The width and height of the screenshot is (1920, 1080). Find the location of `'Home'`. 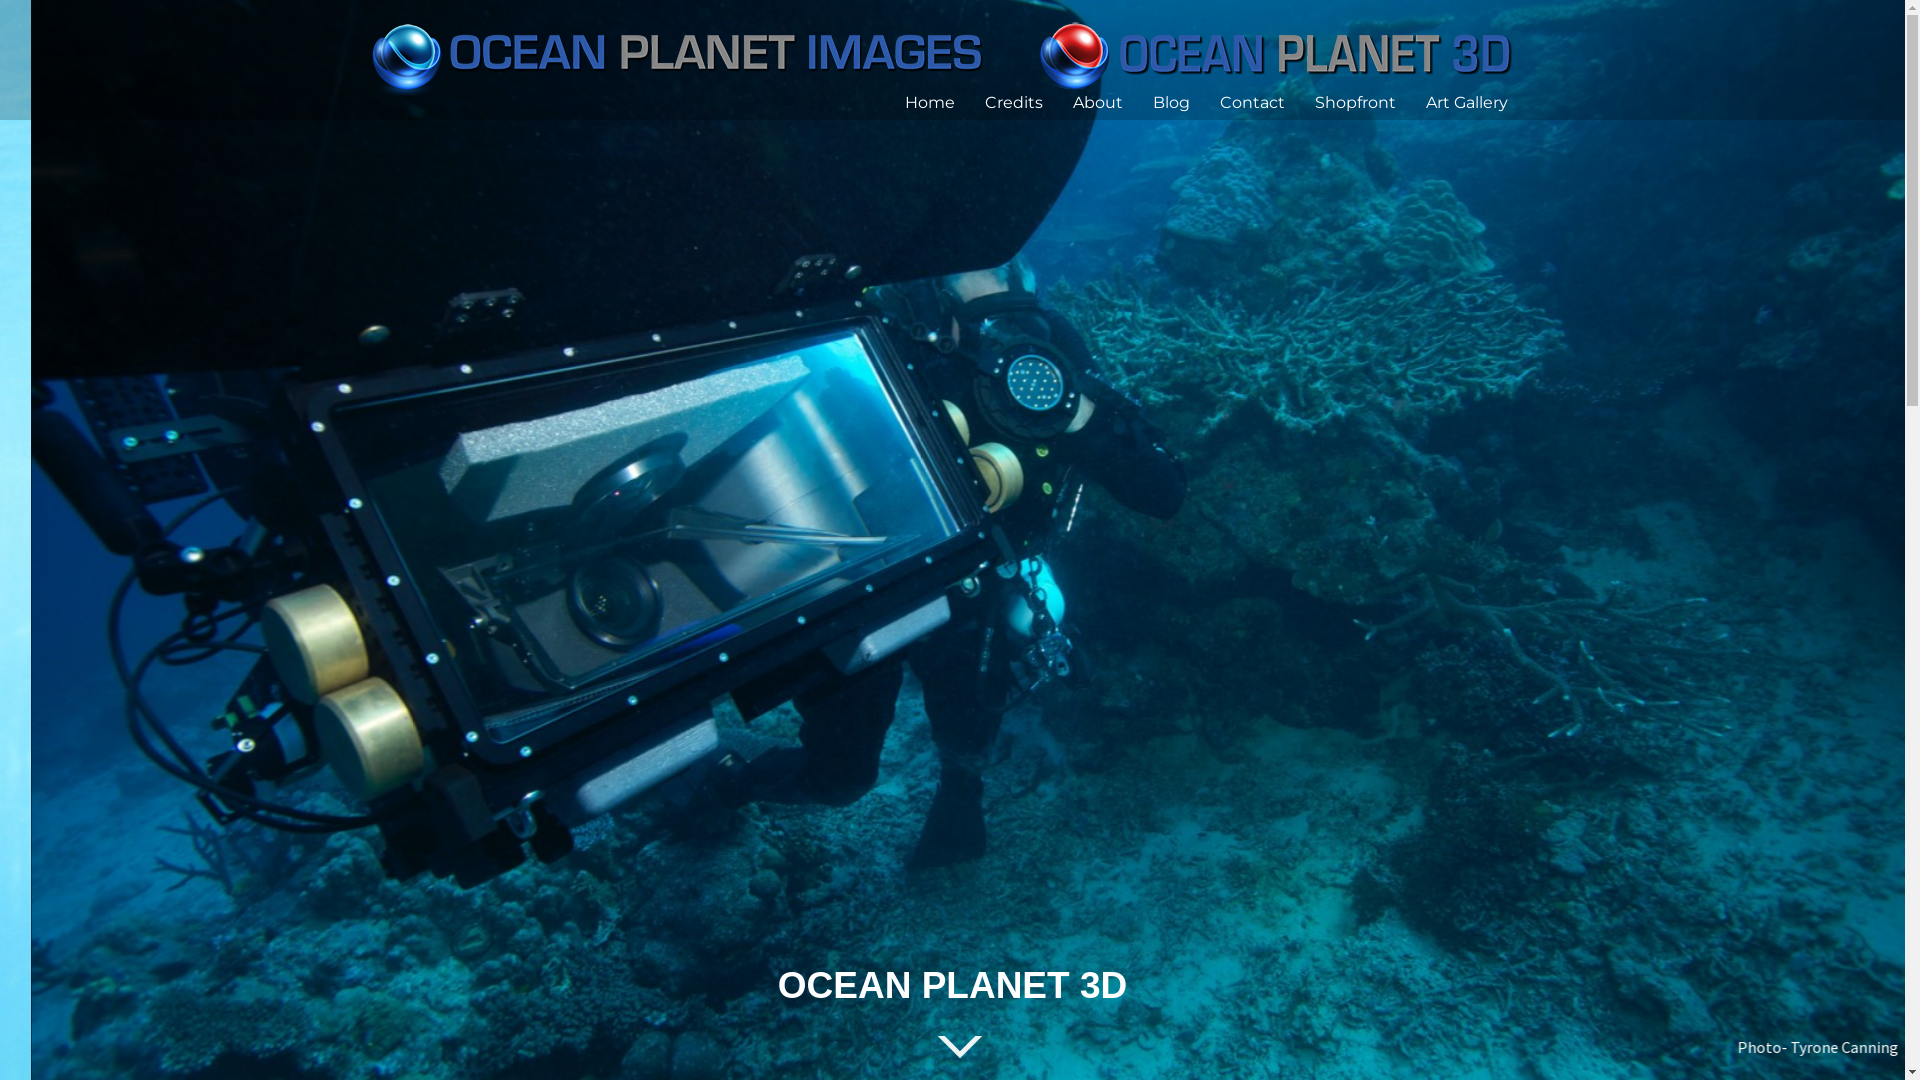

'Home' is located at coordinates (902, 101).